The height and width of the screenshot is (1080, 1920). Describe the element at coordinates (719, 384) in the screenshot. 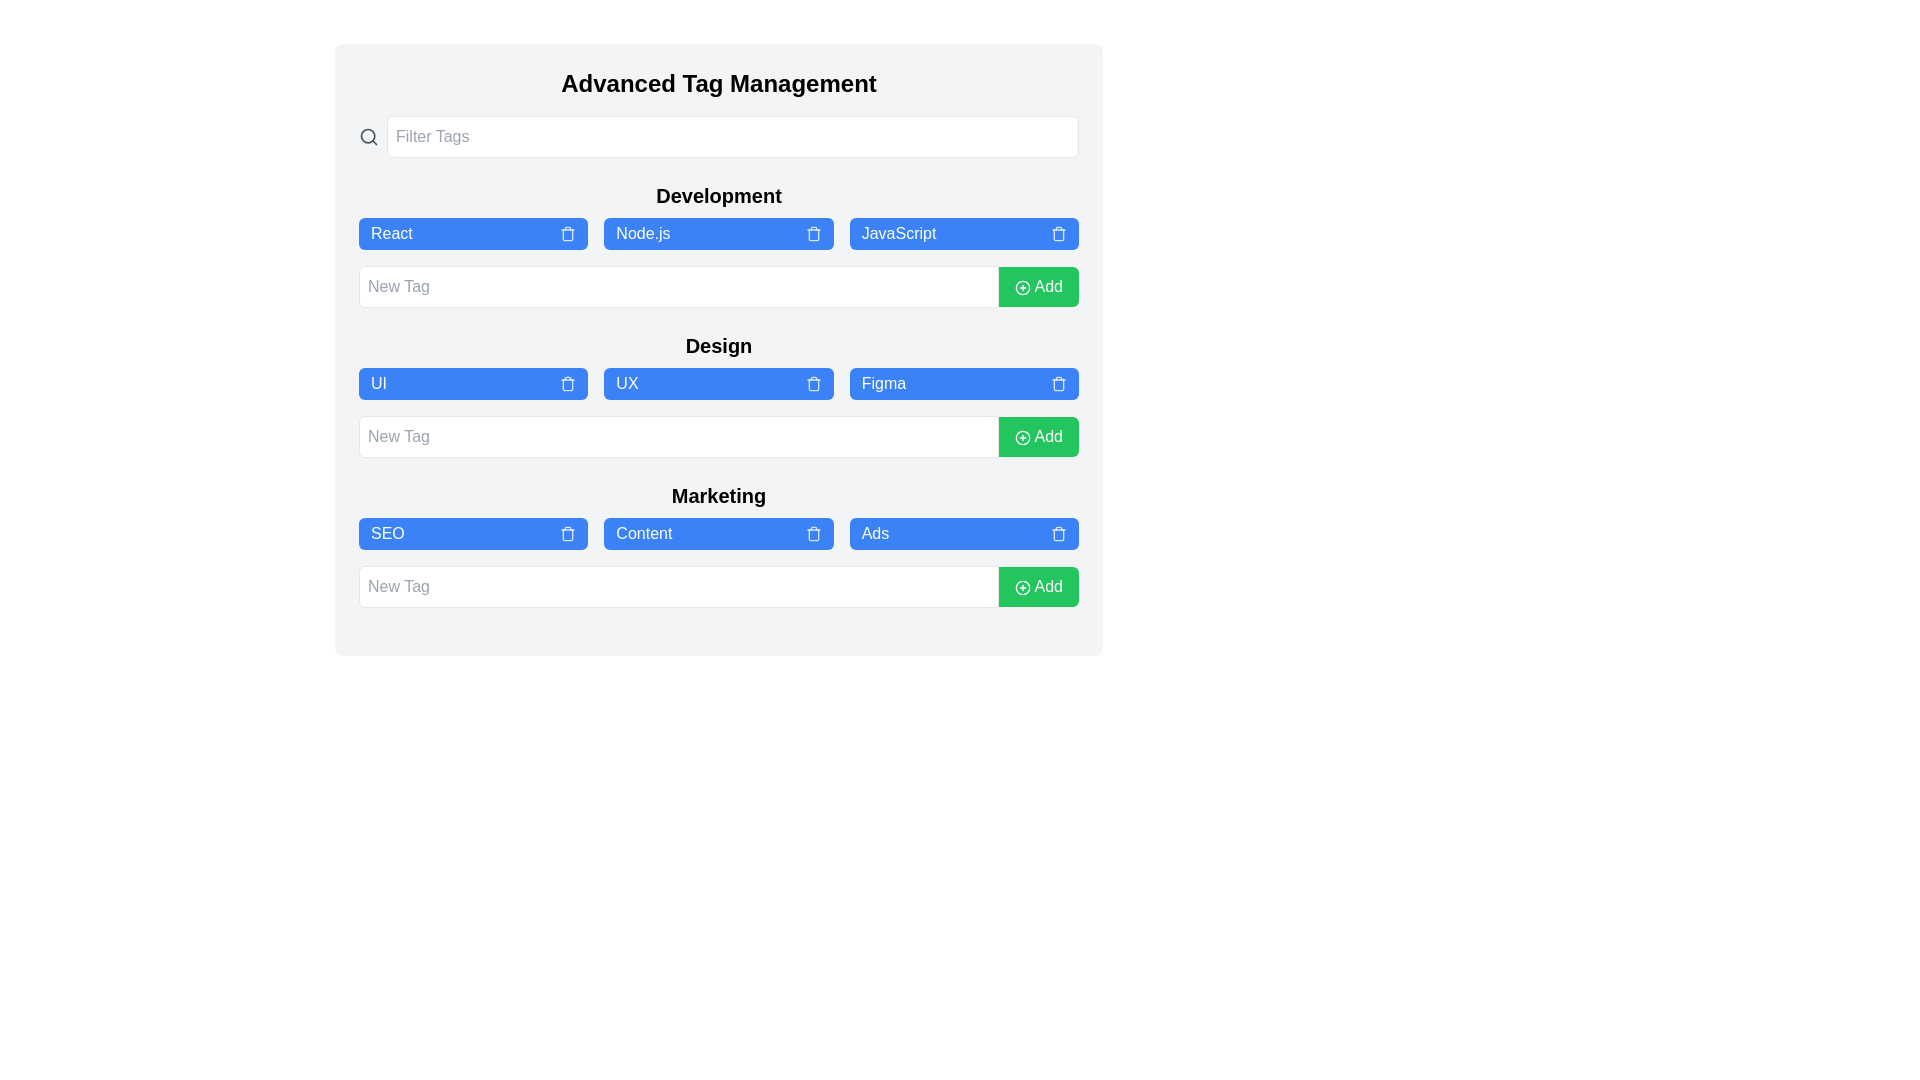

I see `the interactive button in the 'Design' section of the 'Advanced Tag Management' framework` at that location.